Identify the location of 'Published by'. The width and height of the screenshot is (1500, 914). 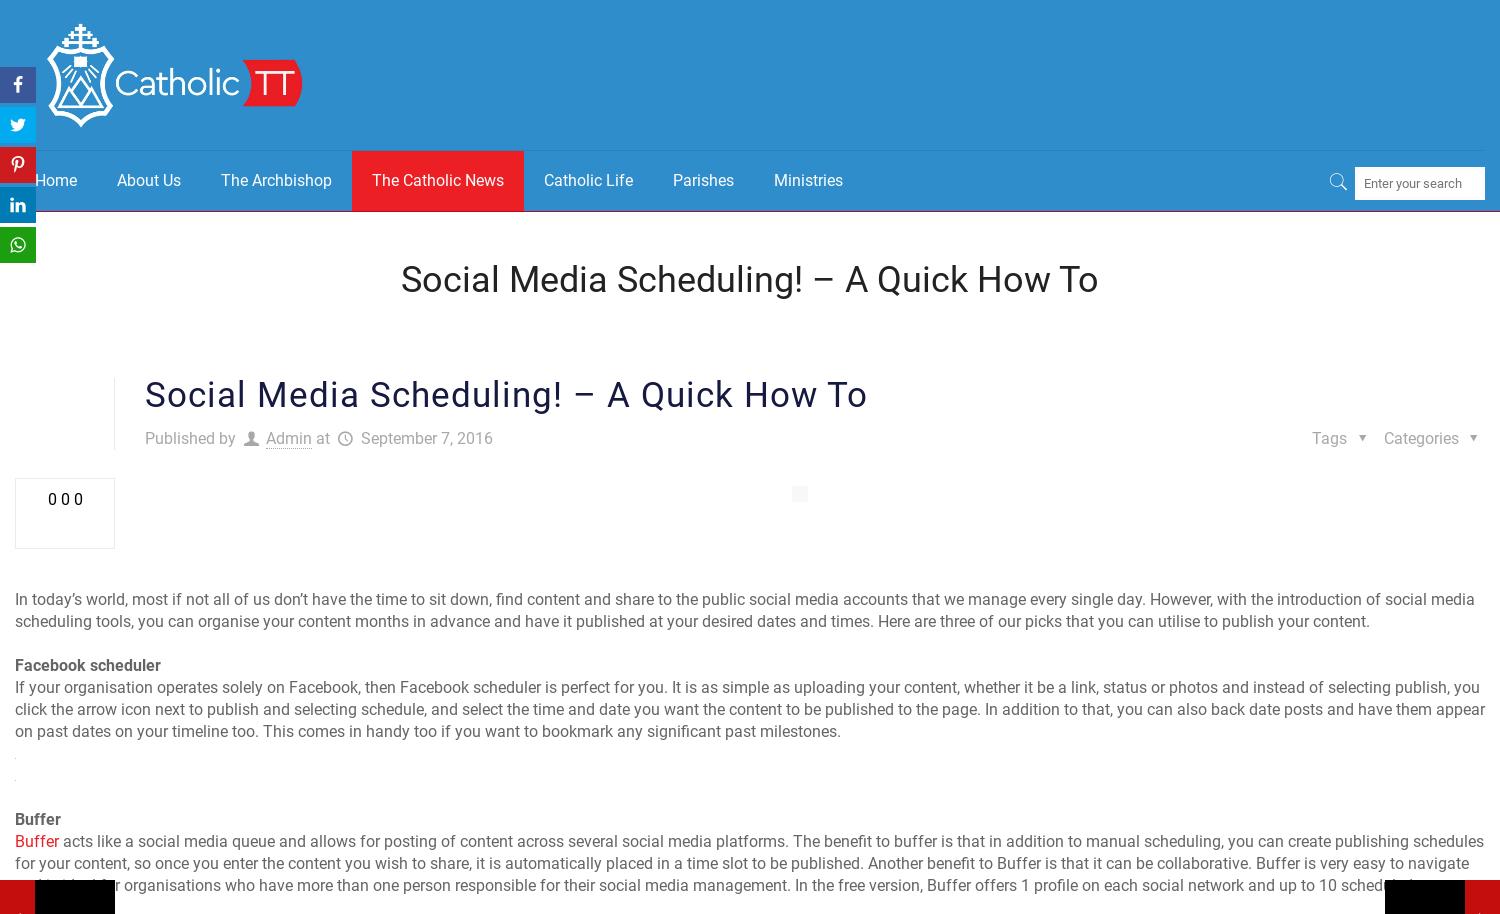
(145, 437).